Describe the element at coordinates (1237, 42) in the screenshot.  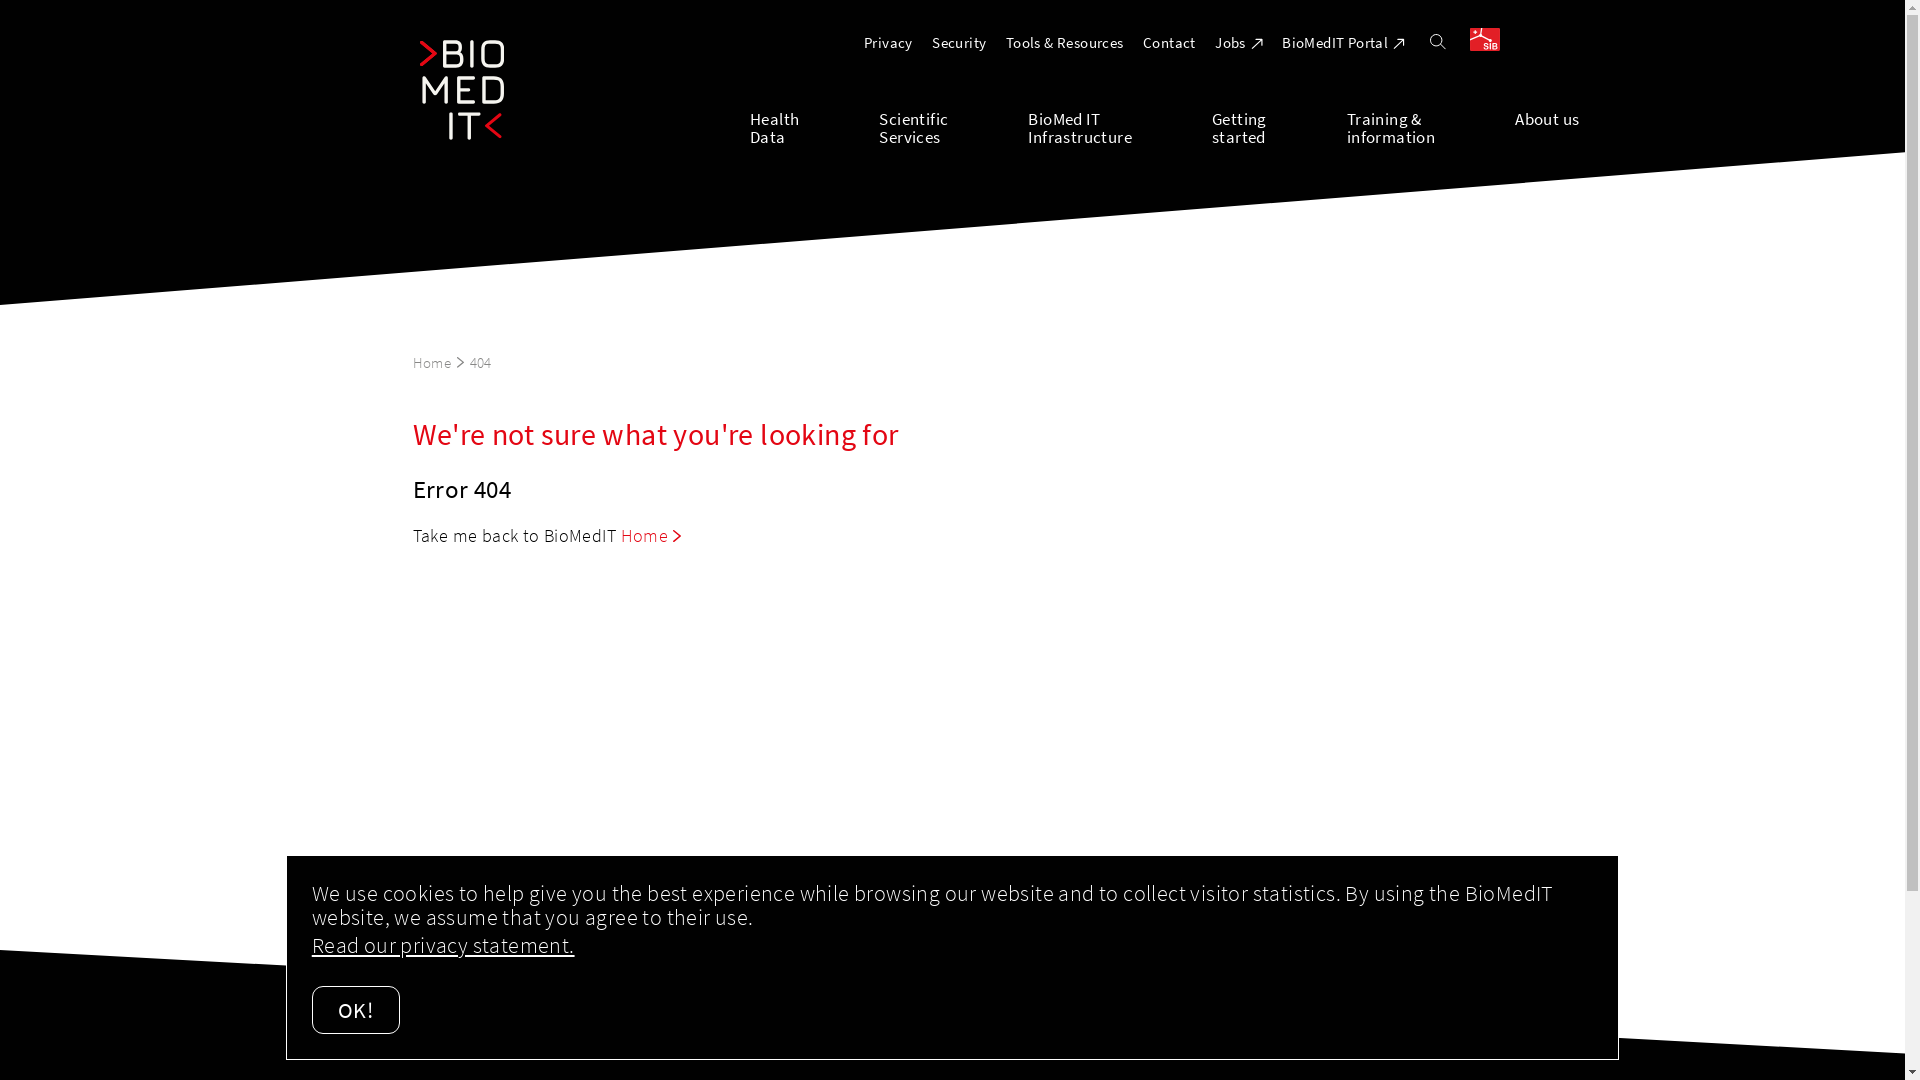
I see `'Jobs'` at that location.